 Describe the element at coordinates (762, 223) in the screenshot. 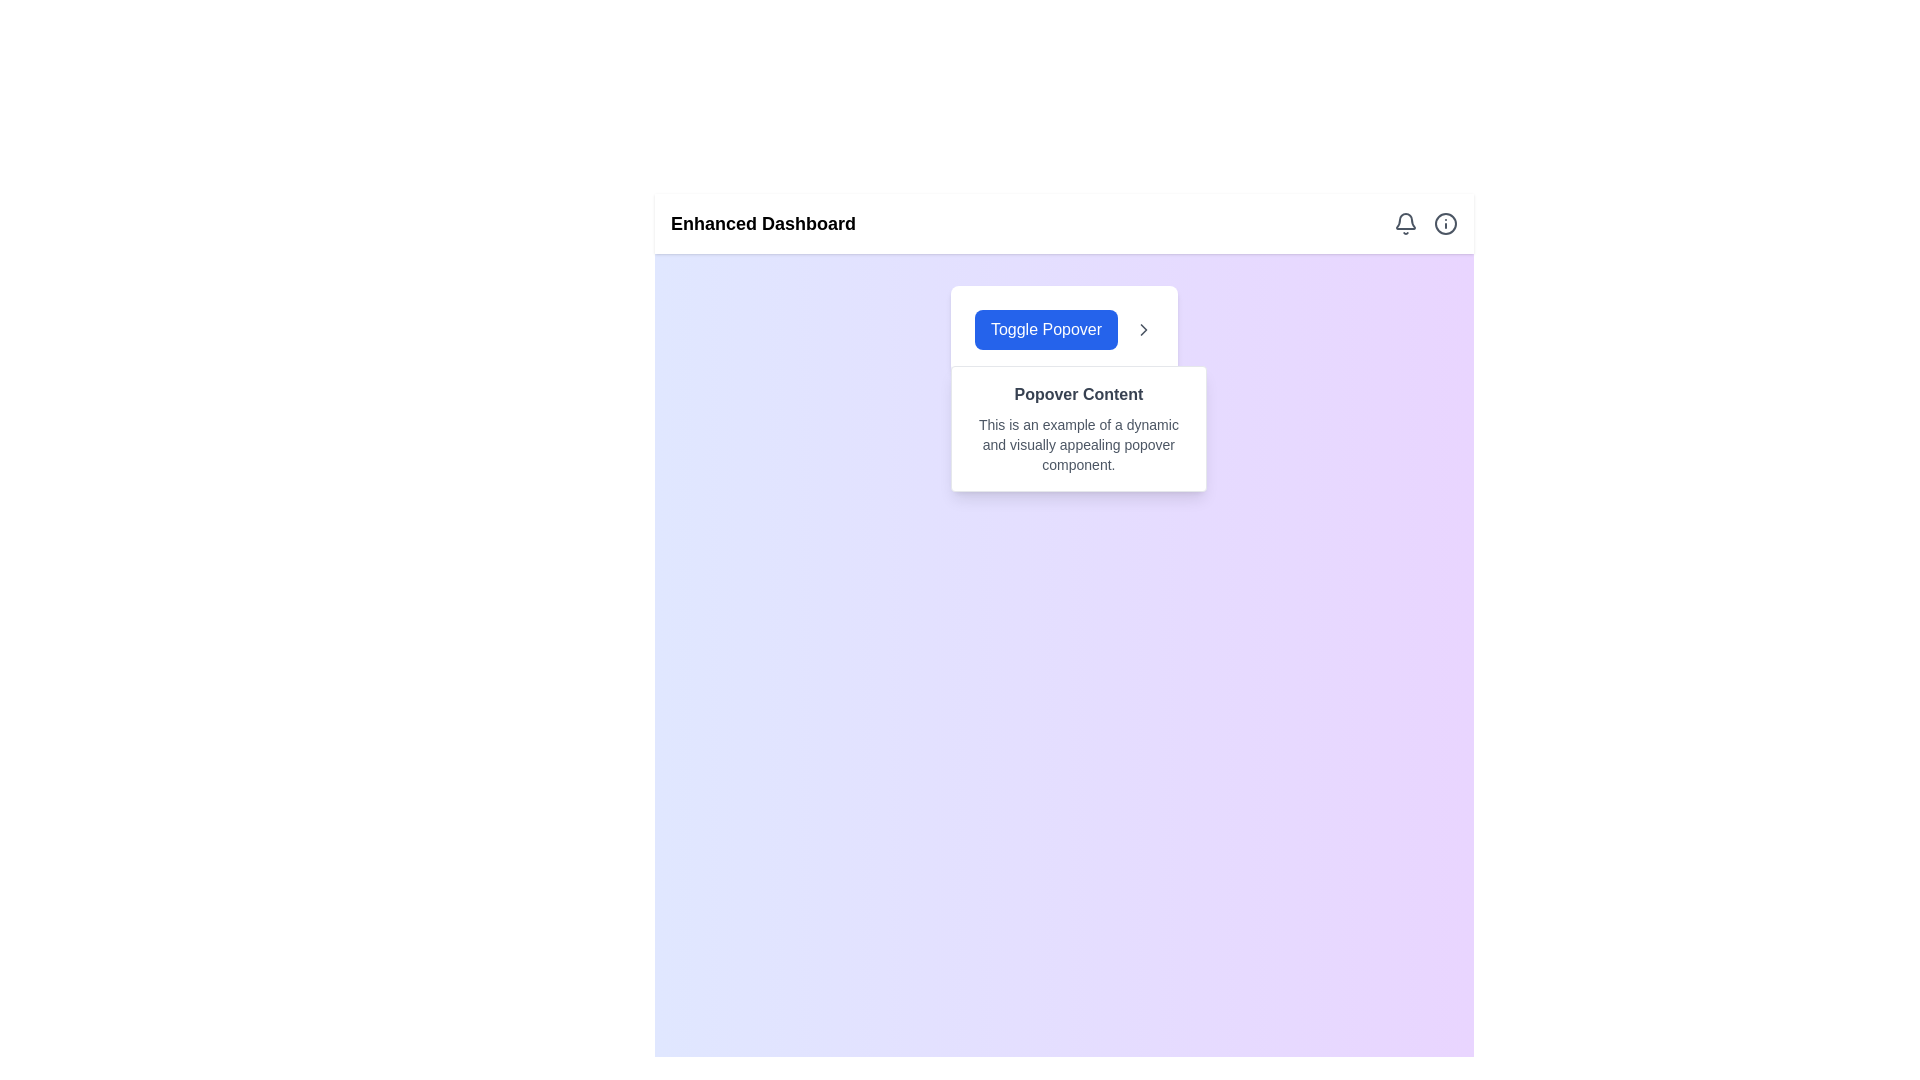

I see `the bold text string 'Enhanced Dashboard' located on the far-left side of the navigation bar` at that location.